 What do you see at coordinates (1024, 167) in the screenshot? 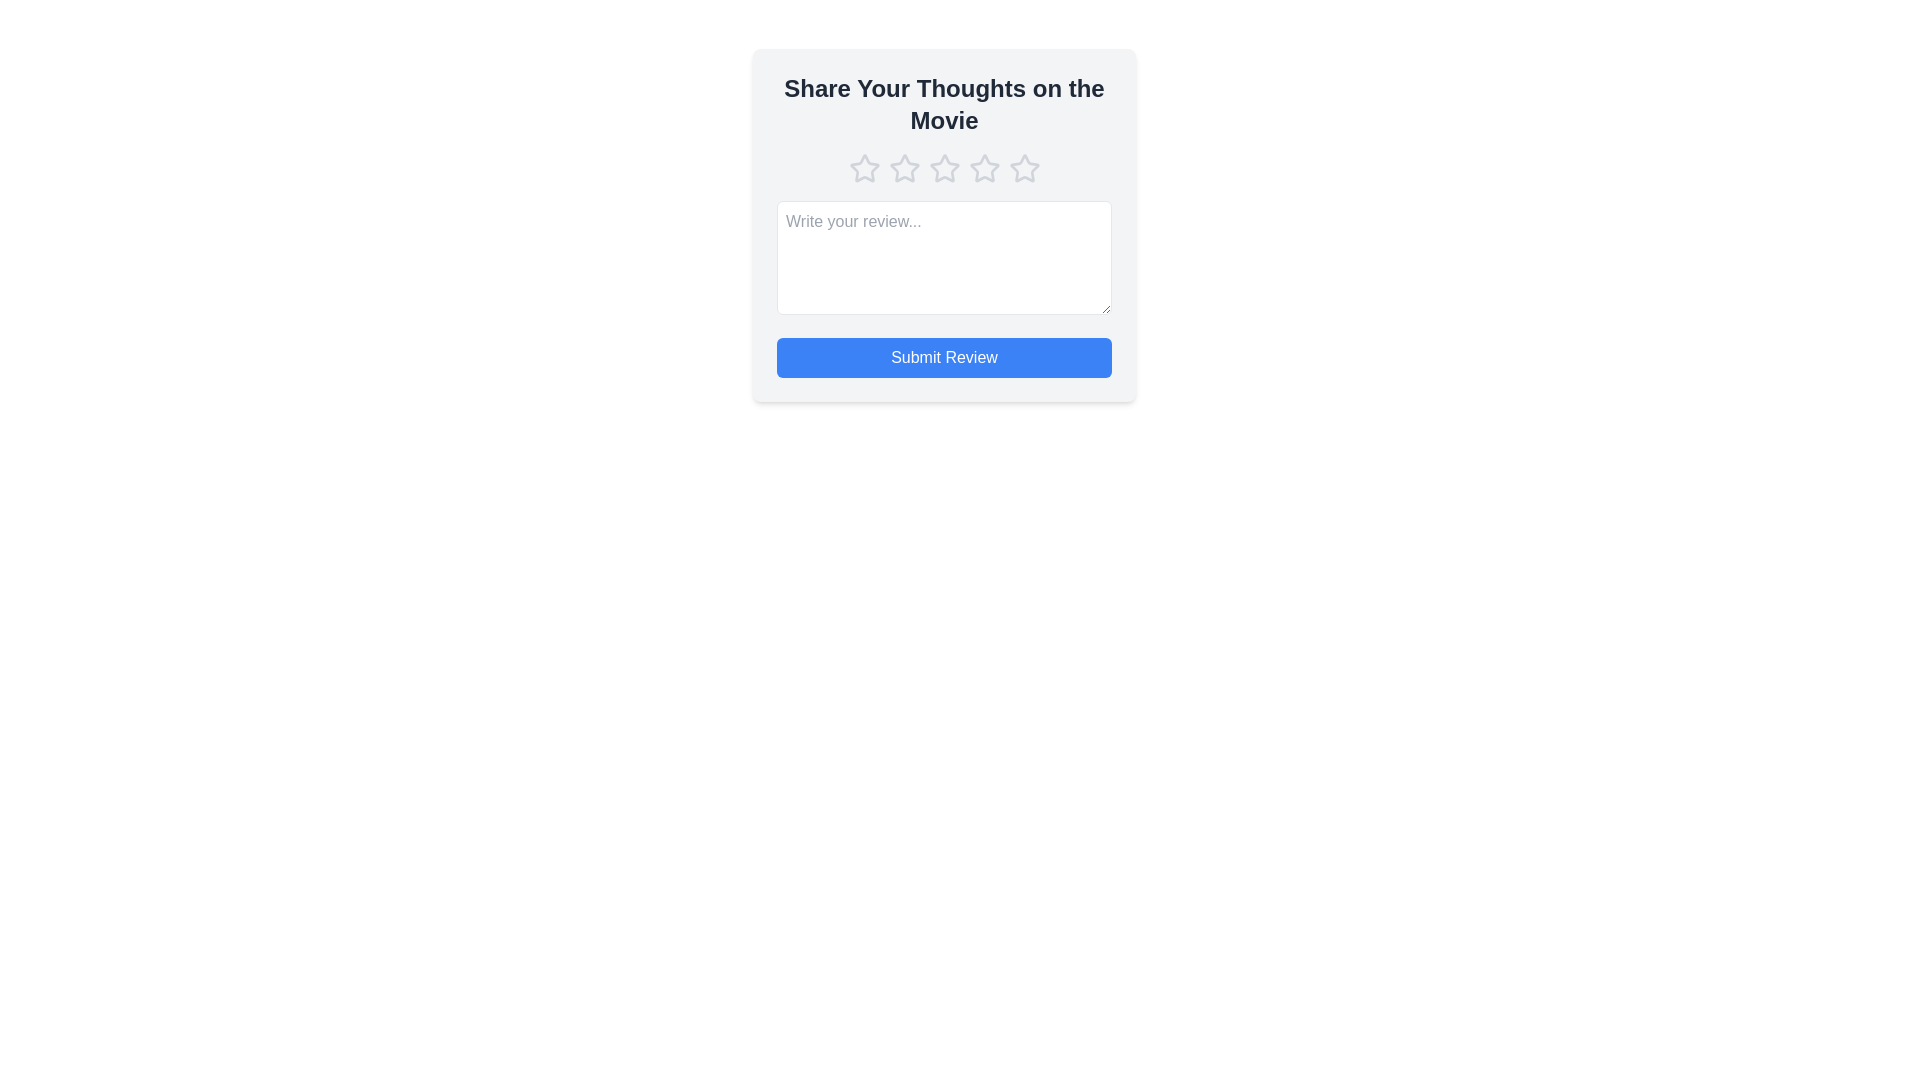
I see `the fifth star icon in the rating bar to visually highlight the level` at bounding box center [1024, 167].